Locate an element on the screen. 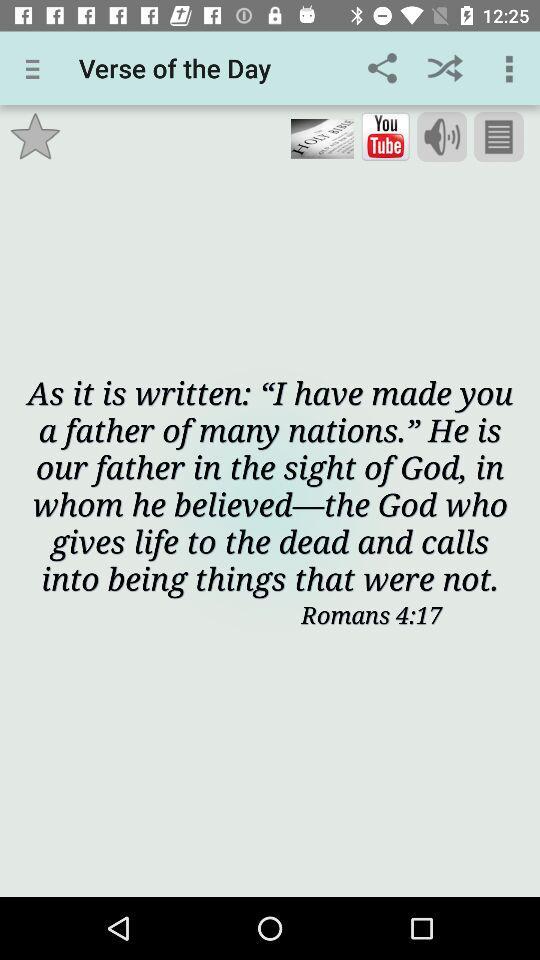  the star icon is located at coordinates (35, 135).